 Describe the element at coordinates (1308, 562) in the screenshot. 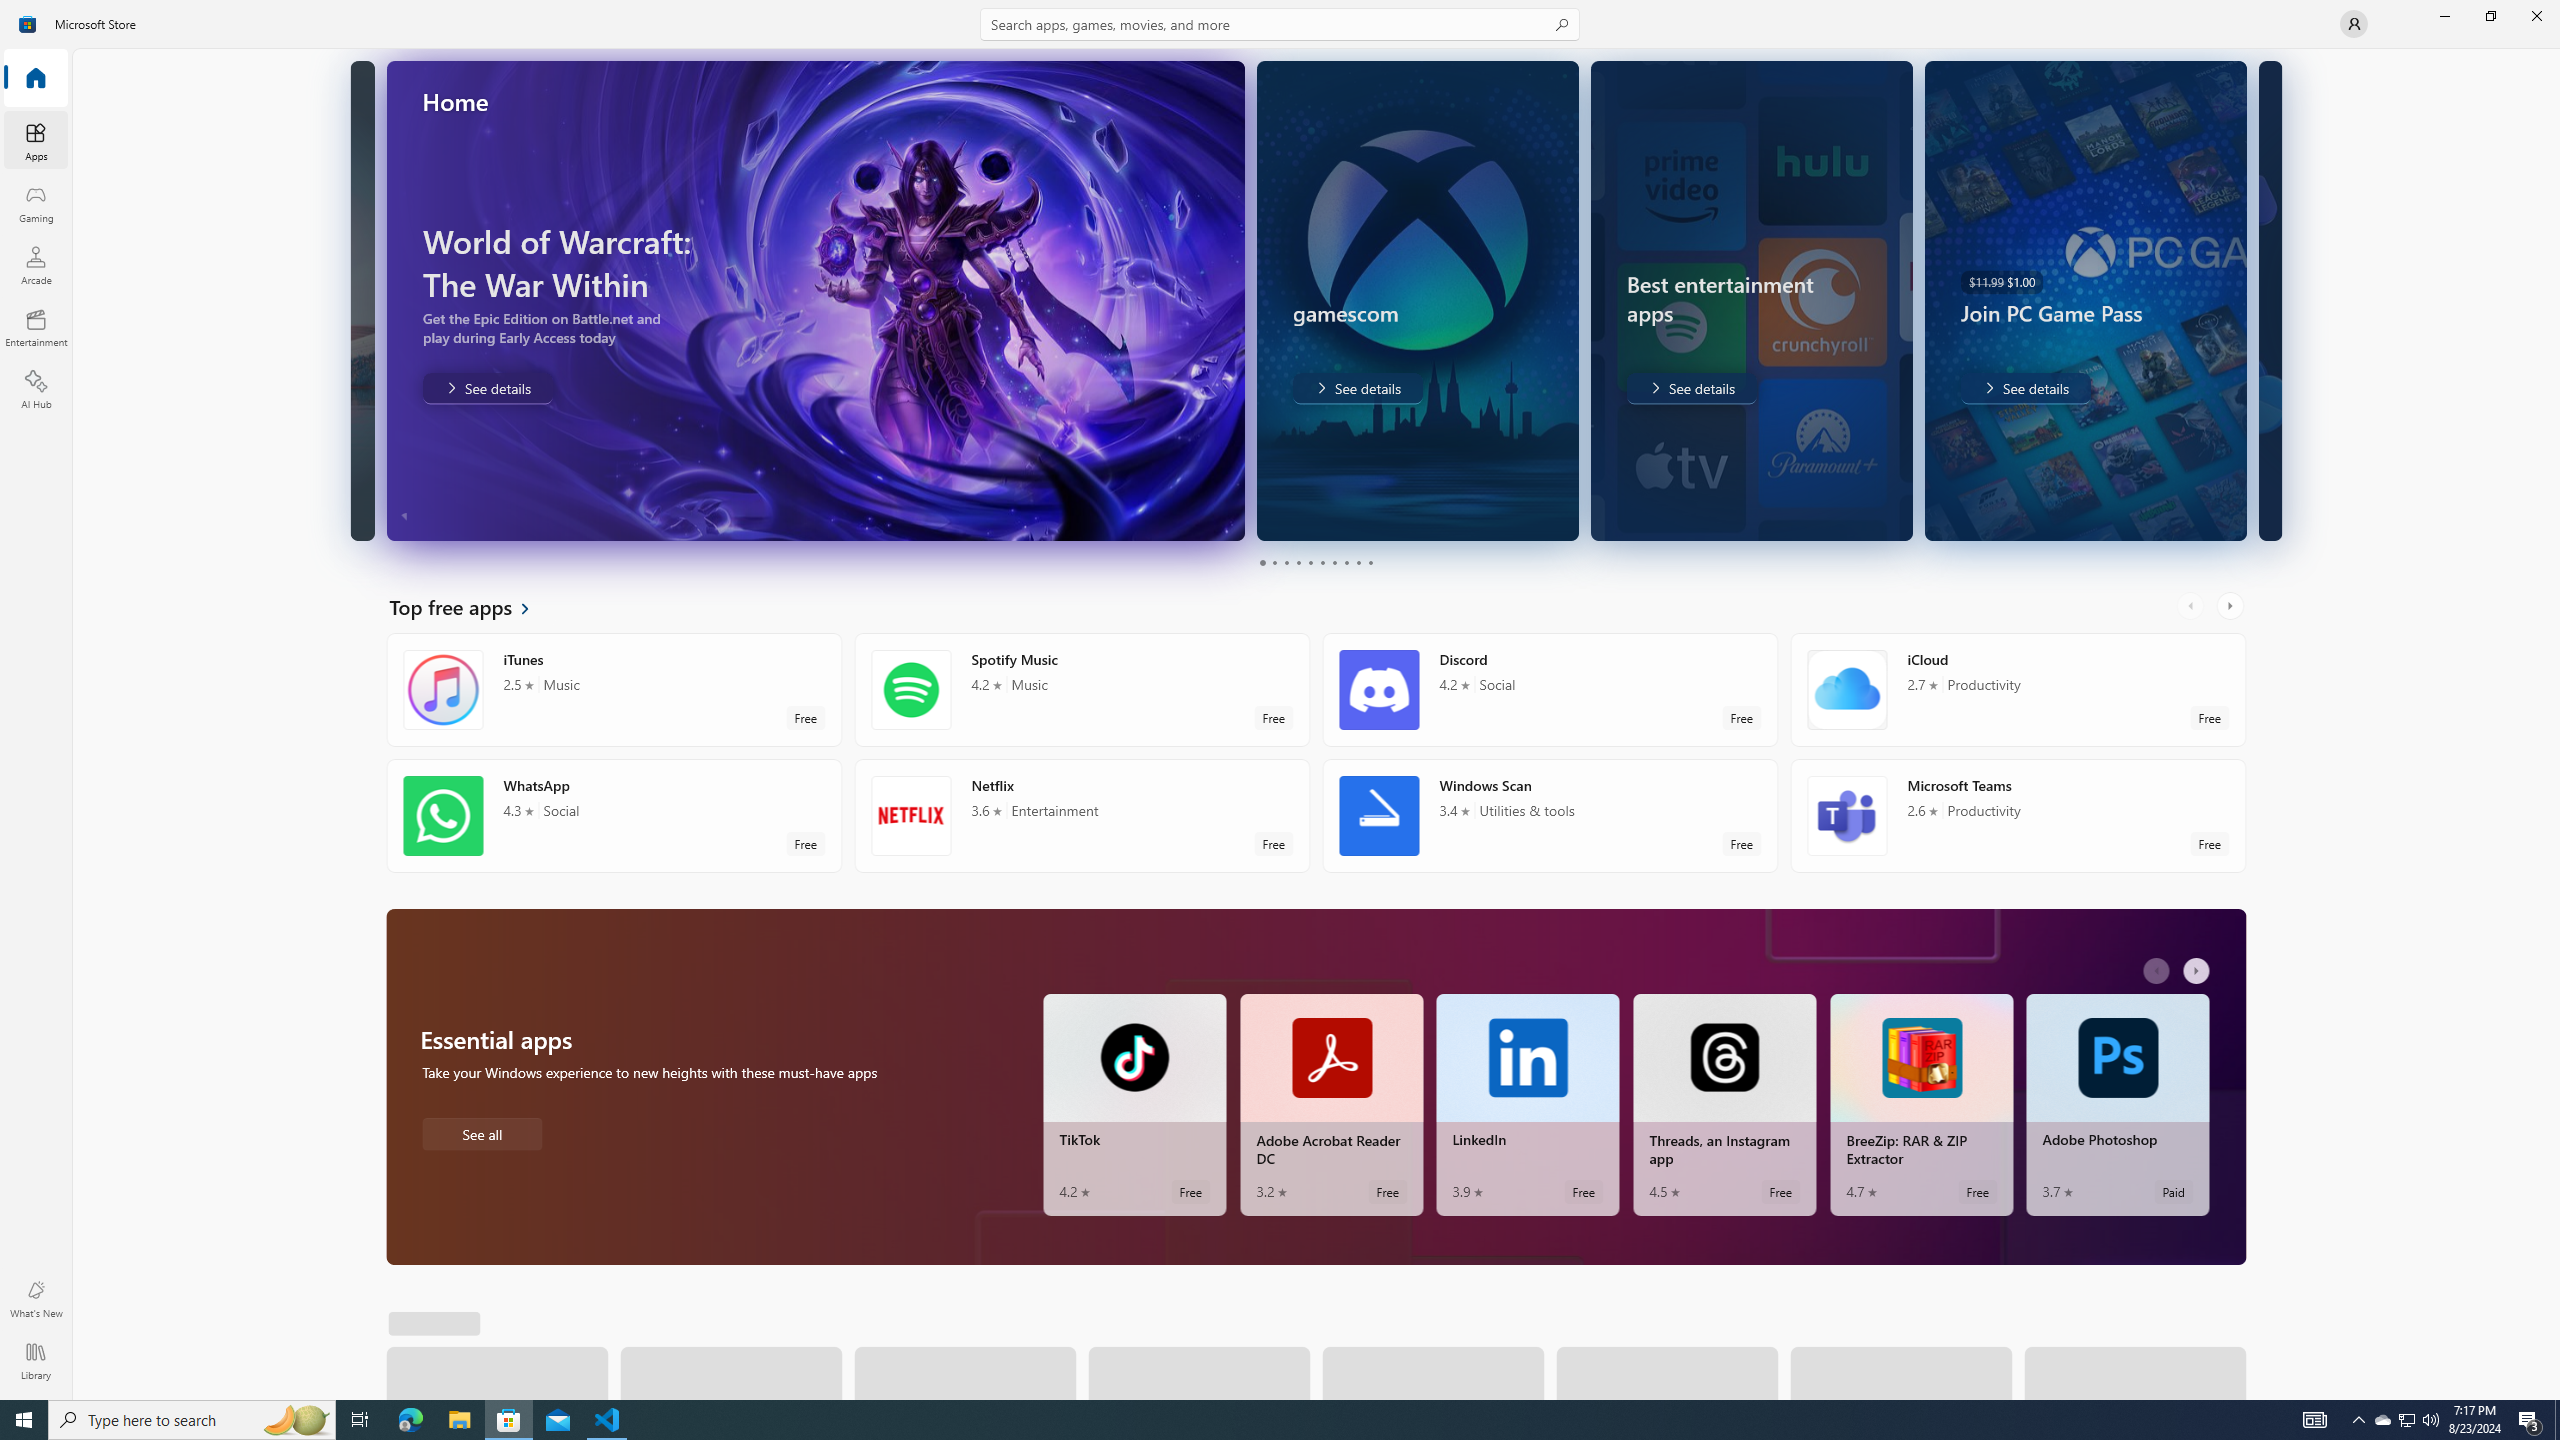

I see `'Page 5'` at that location.